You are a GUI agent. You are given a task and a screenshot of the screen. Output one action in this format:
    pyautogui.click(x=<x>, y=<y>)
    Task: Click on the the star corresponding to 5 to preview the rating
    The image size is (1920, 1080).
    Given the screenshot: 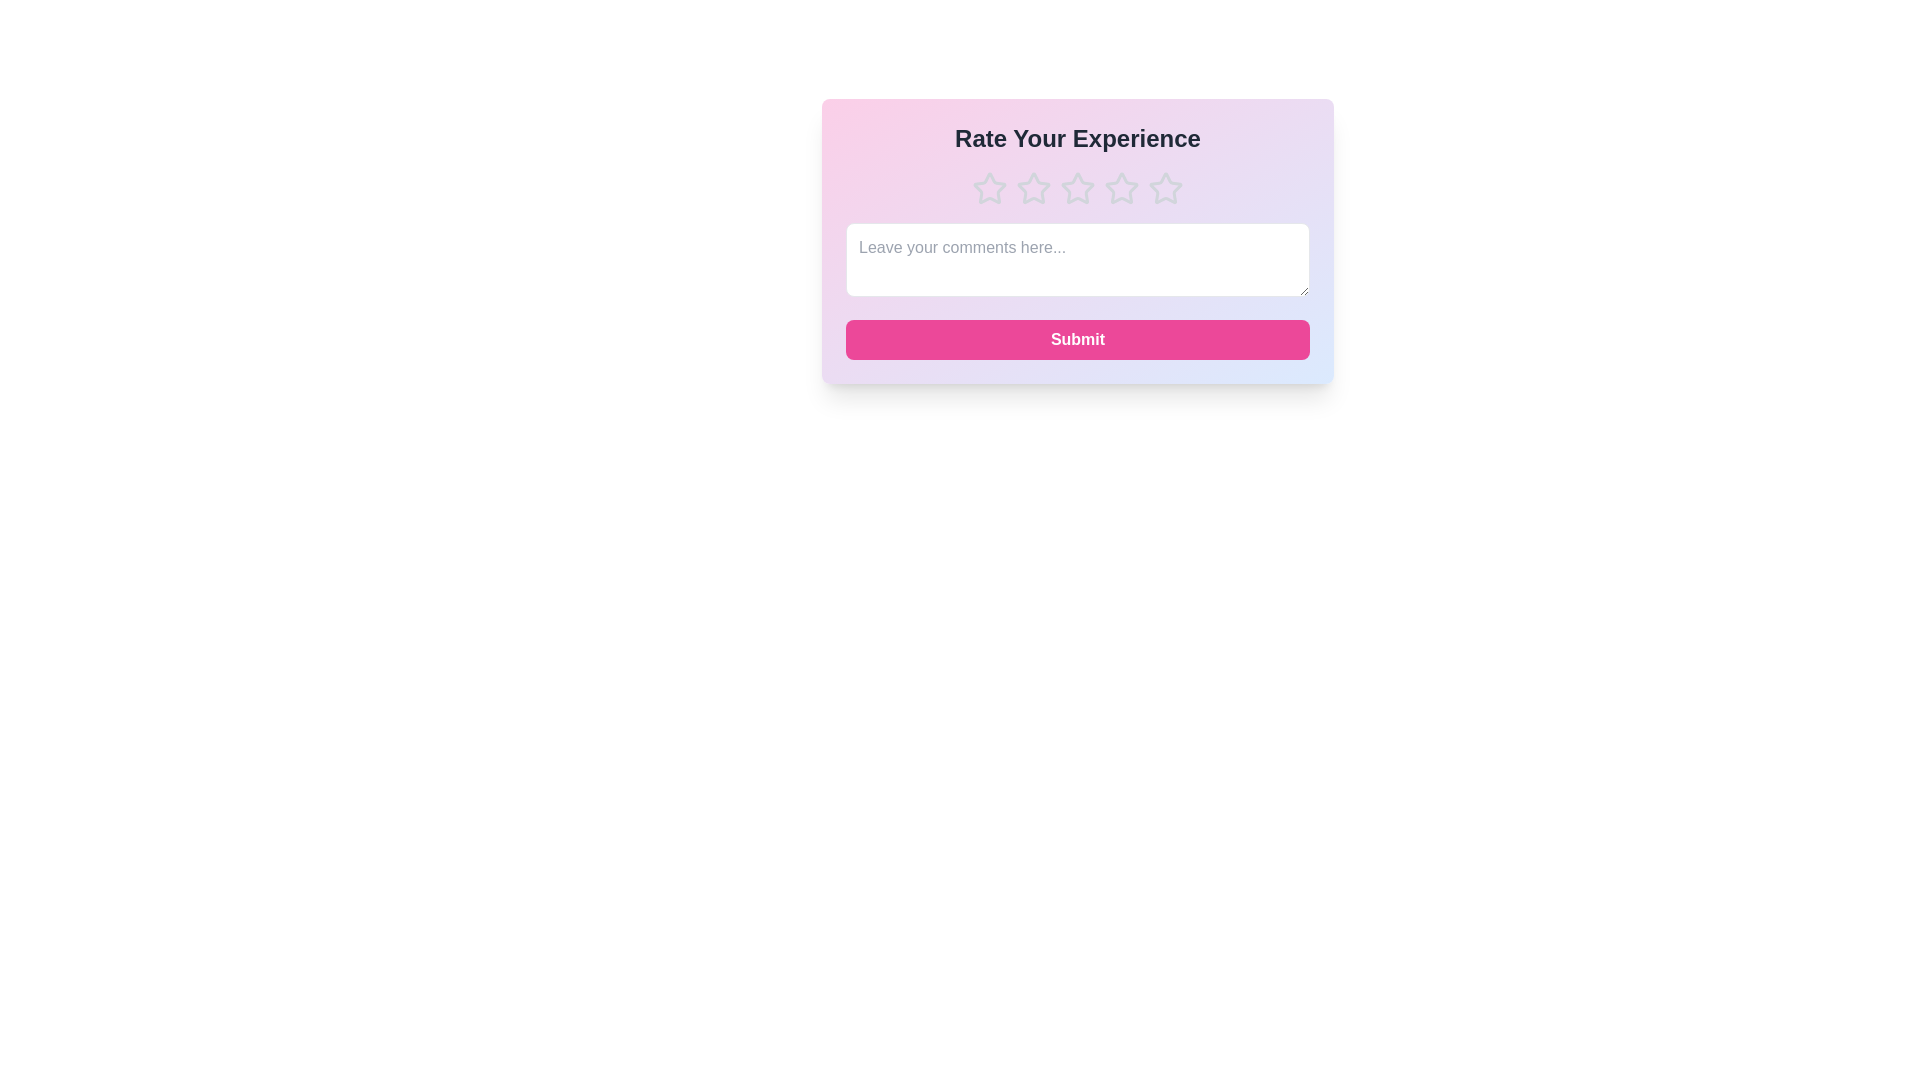 What is the action you would take?
    pyautogui.click(x=1166, y=189)
    